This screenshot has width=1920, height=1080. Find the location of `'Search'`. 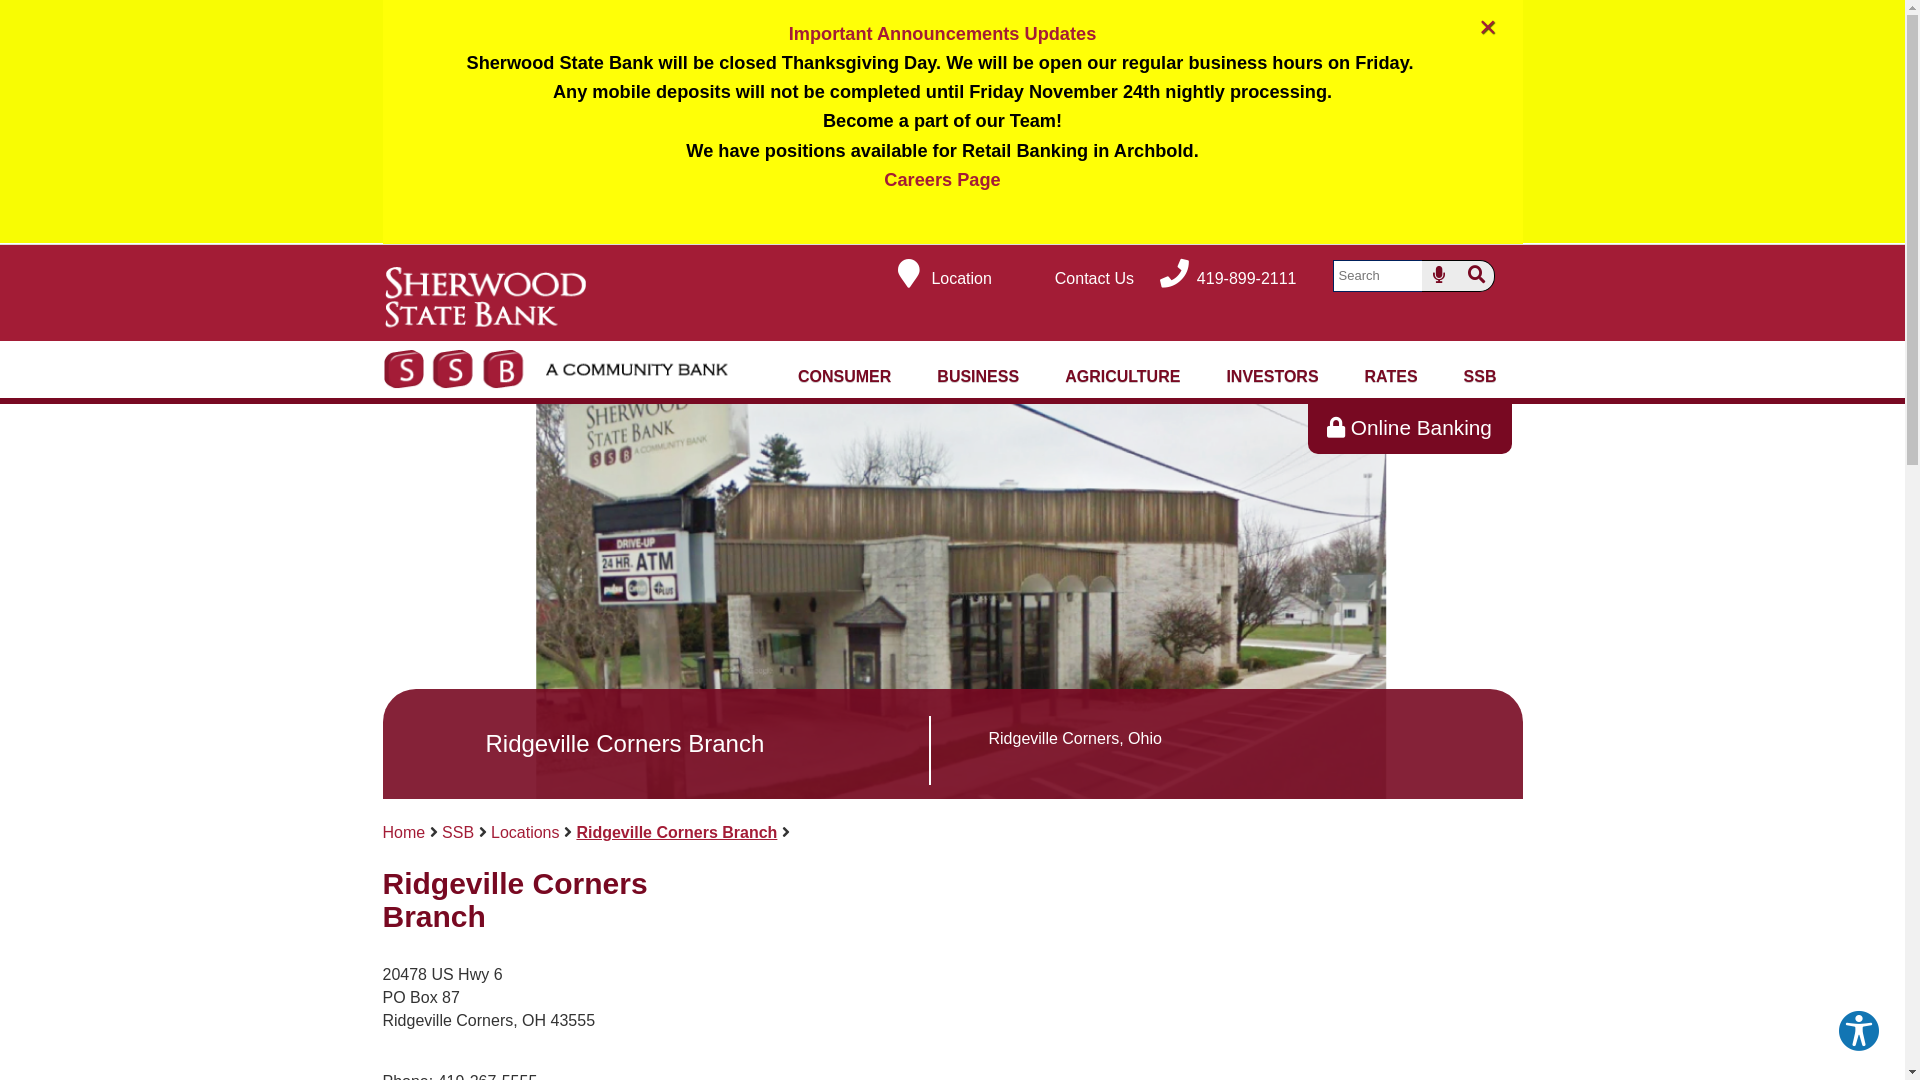

'Search' is located at coordinates (1377, 276).